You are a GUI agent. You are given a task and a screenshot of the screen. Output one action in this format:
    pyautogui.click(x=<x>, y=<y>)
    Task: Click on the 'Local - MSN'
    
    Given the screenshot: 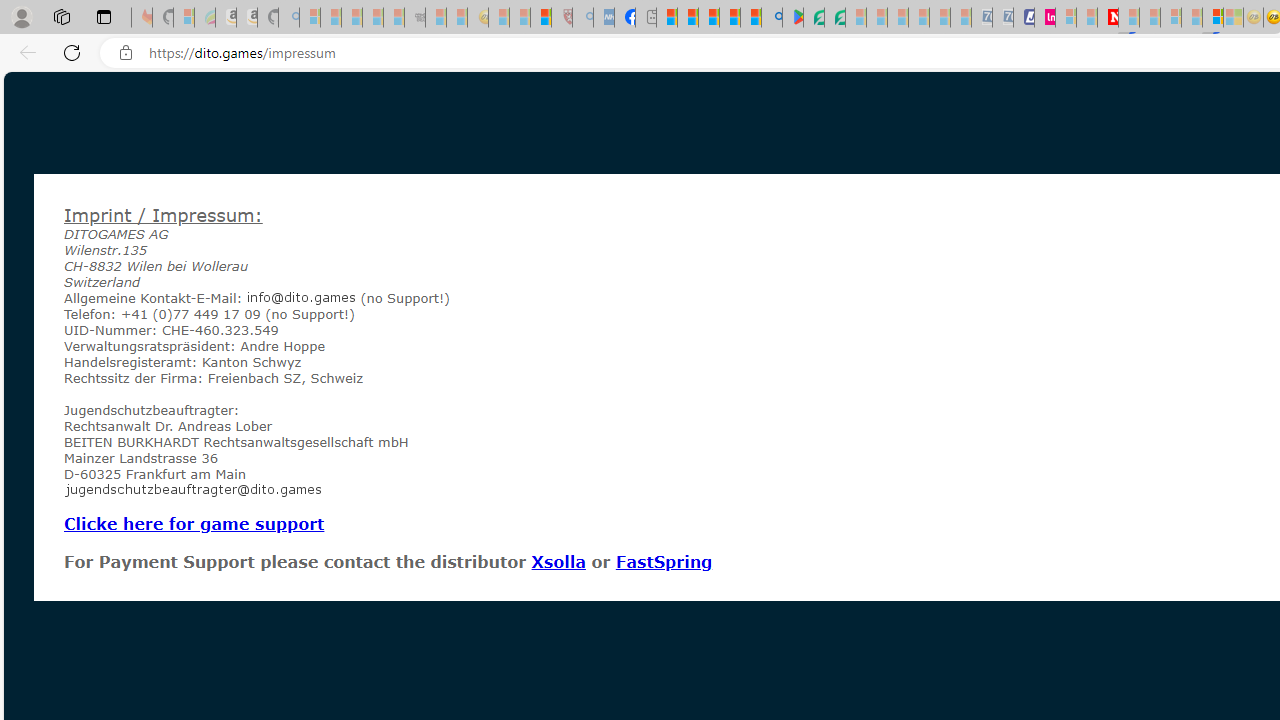 What is the action you would take?
    pyautogui.click(x=541, y=17)
    